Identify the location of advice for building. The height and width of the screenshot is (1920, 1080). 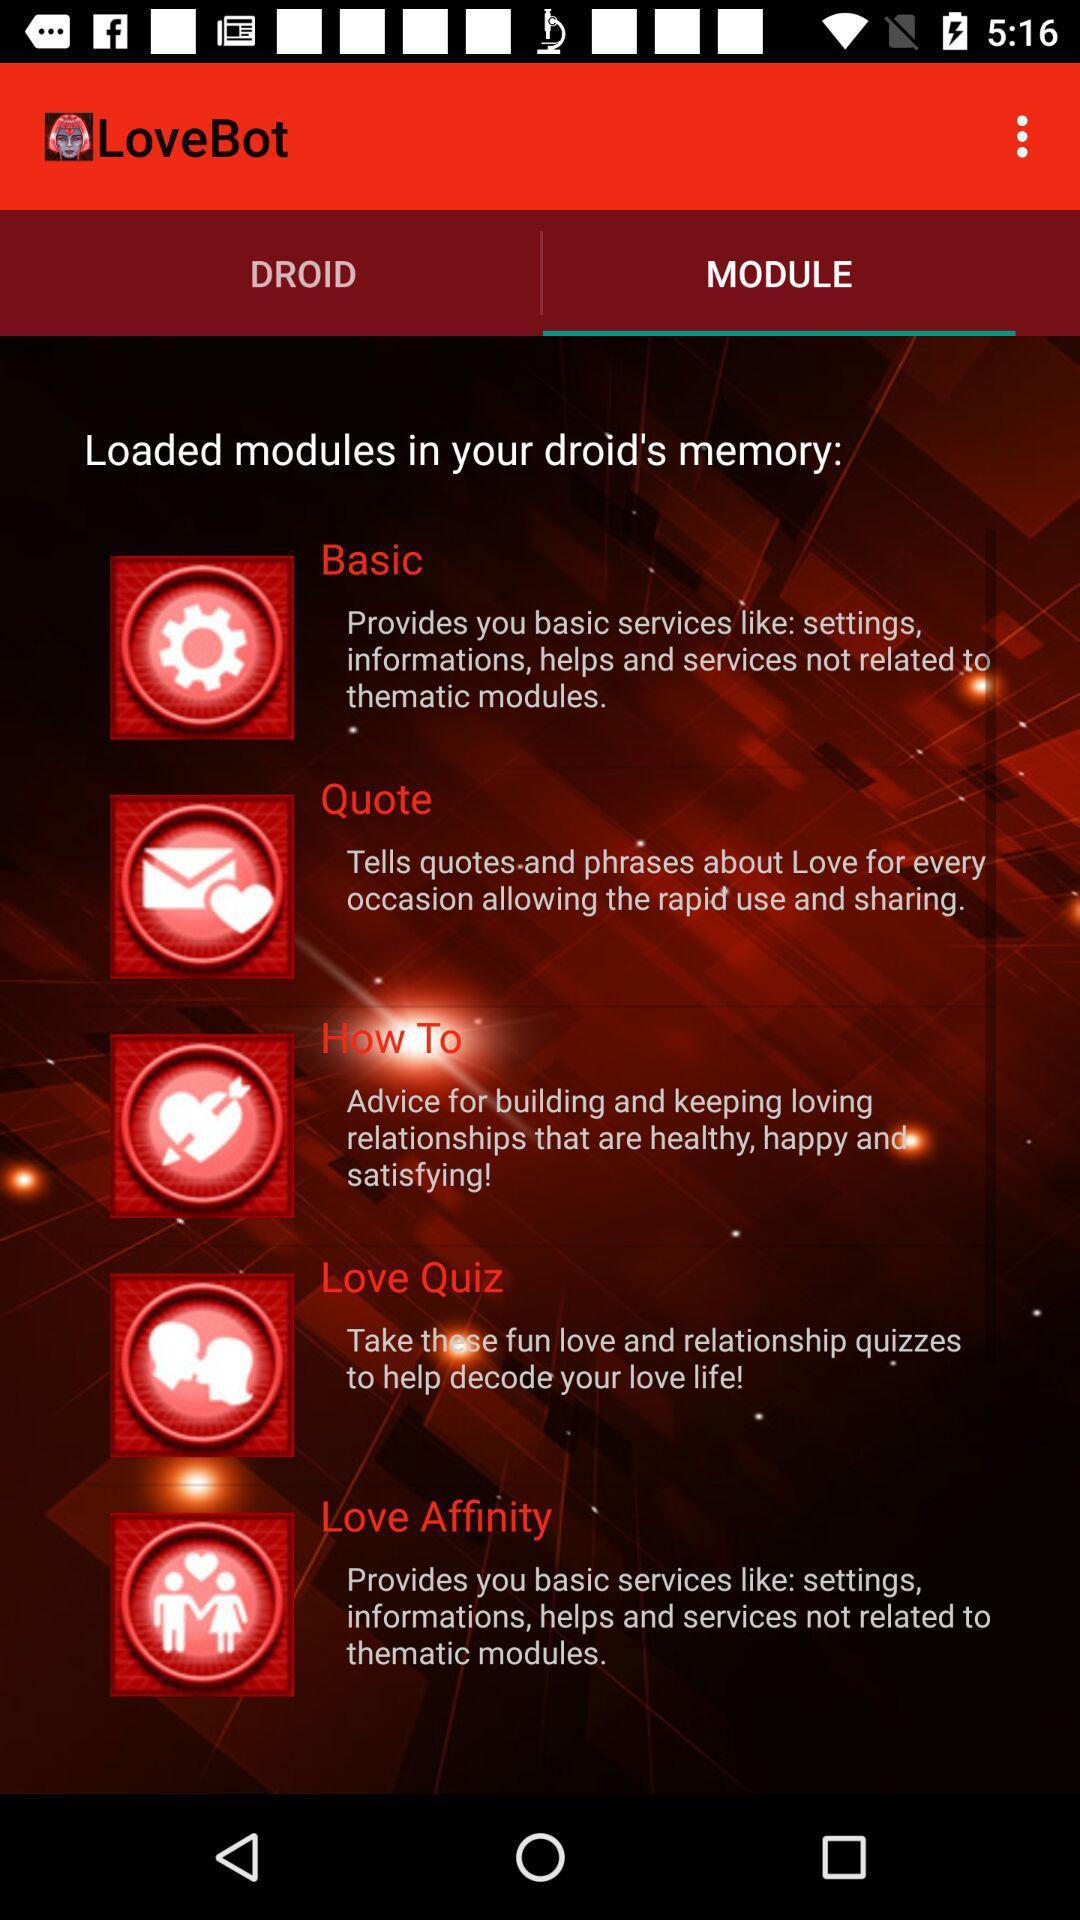
(658, 1136).